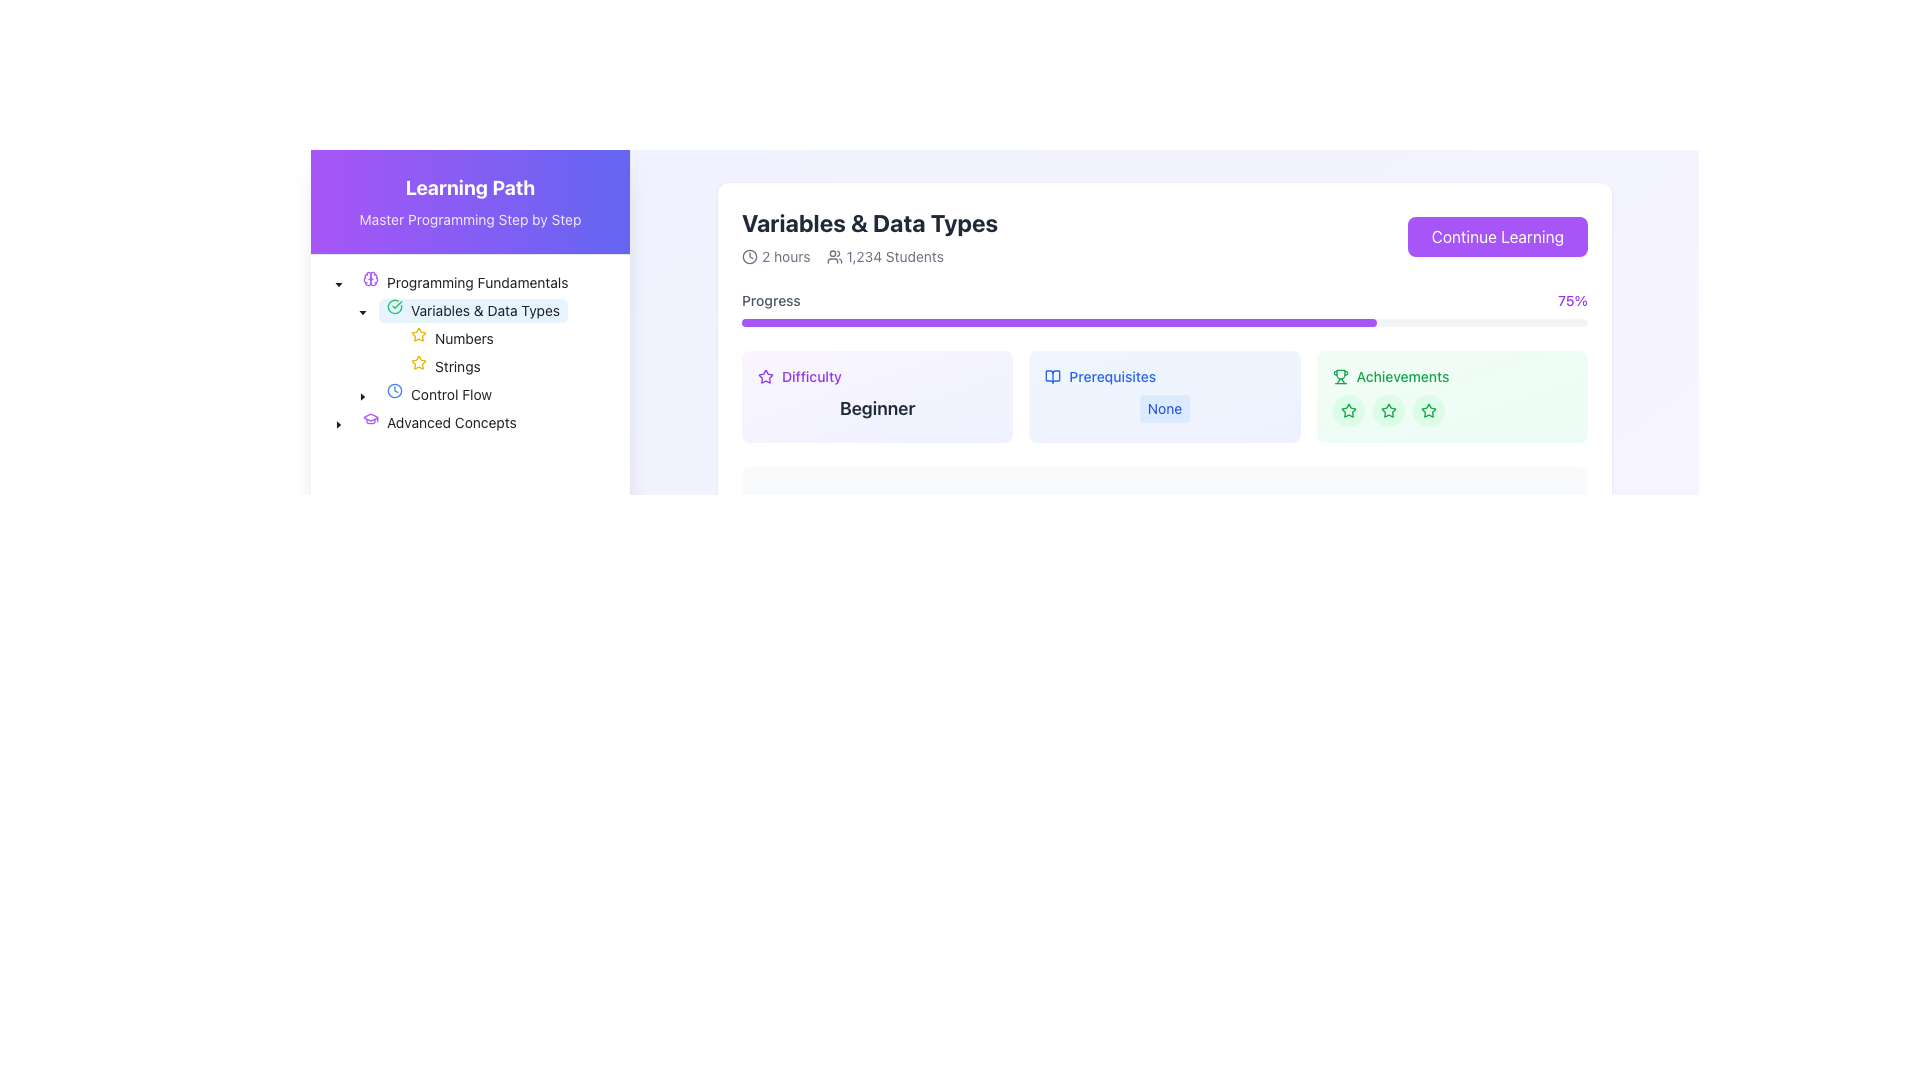 The width and height of the screenshot is (1920, 1080). Describe the element at coordinates (1348, 409) in the screenshot. I see `the second star-shaped icon in the Achievements section` at that location.